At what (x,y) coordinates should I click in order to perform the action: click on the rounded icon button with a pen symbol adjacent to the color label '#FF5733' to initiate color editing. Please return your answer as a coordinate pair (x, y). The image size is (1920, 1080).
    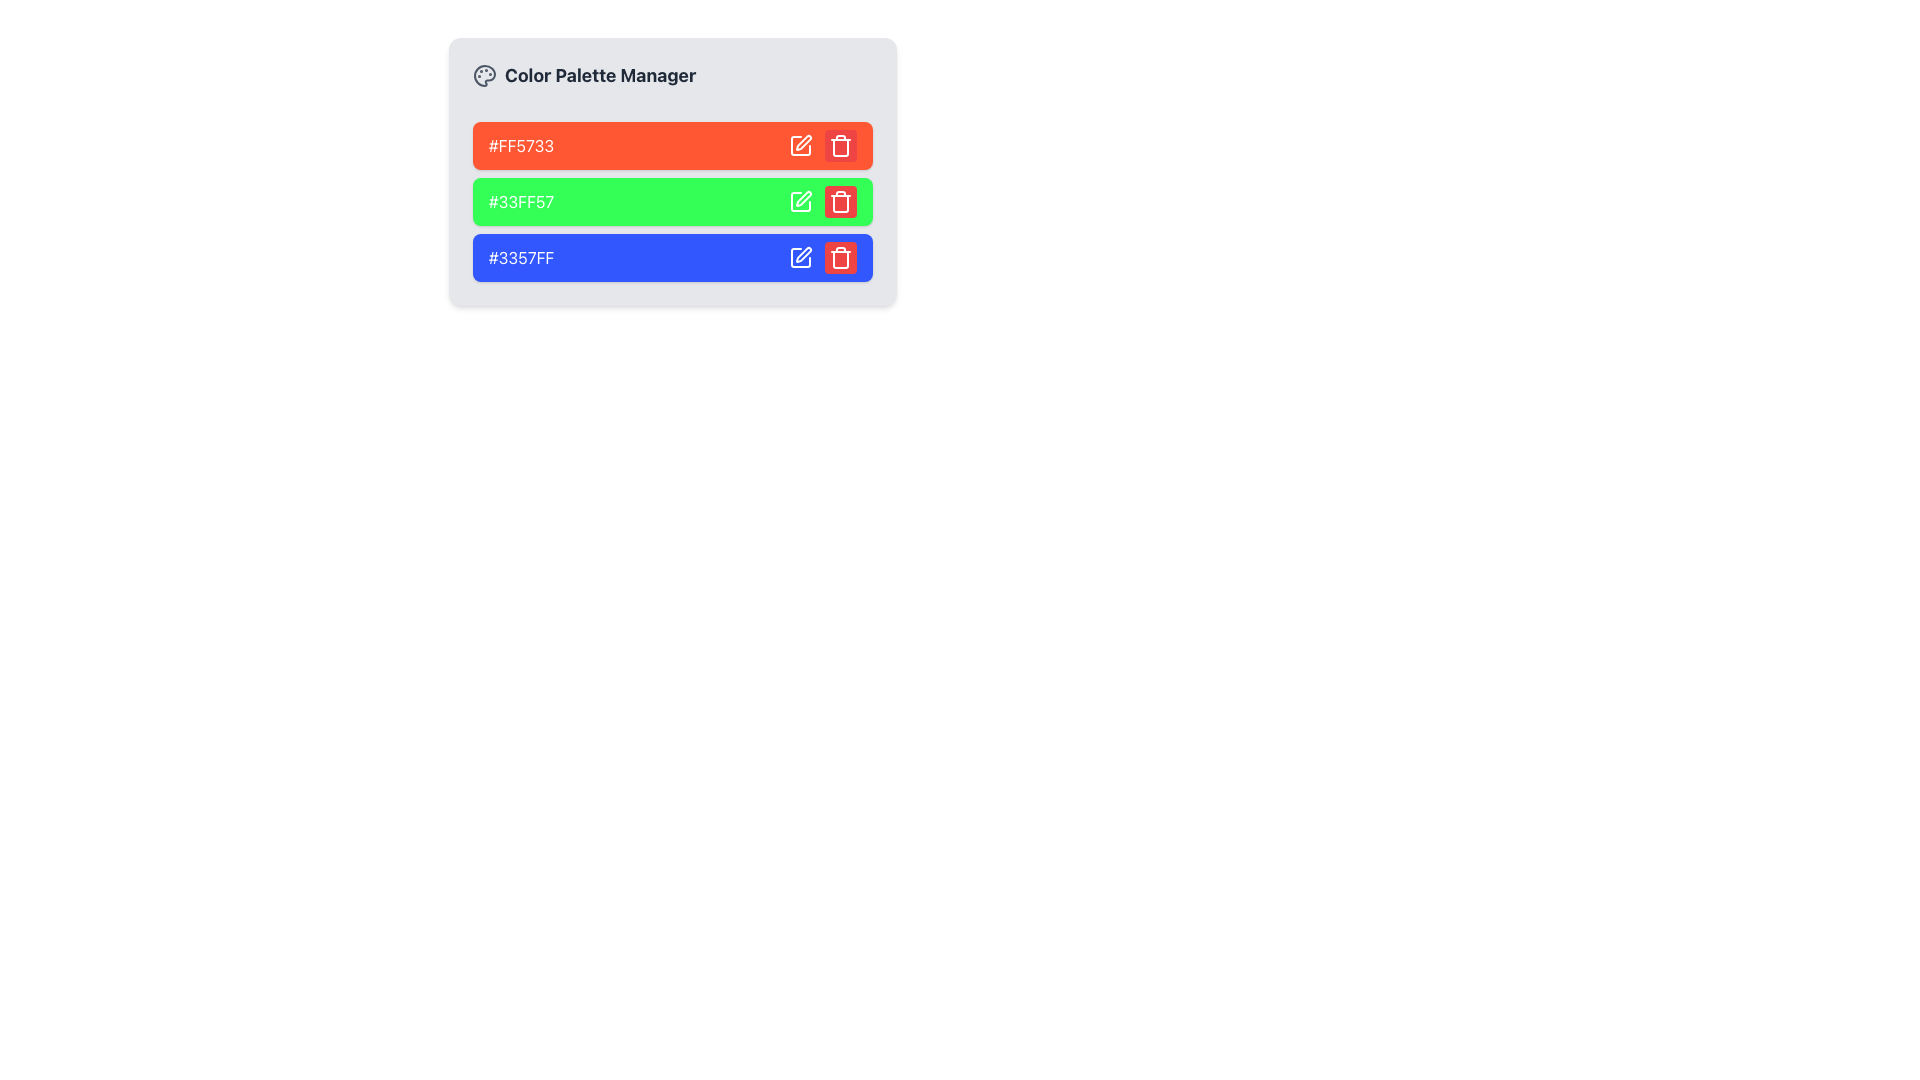
    Looking at the image, I should click on (801, 145).